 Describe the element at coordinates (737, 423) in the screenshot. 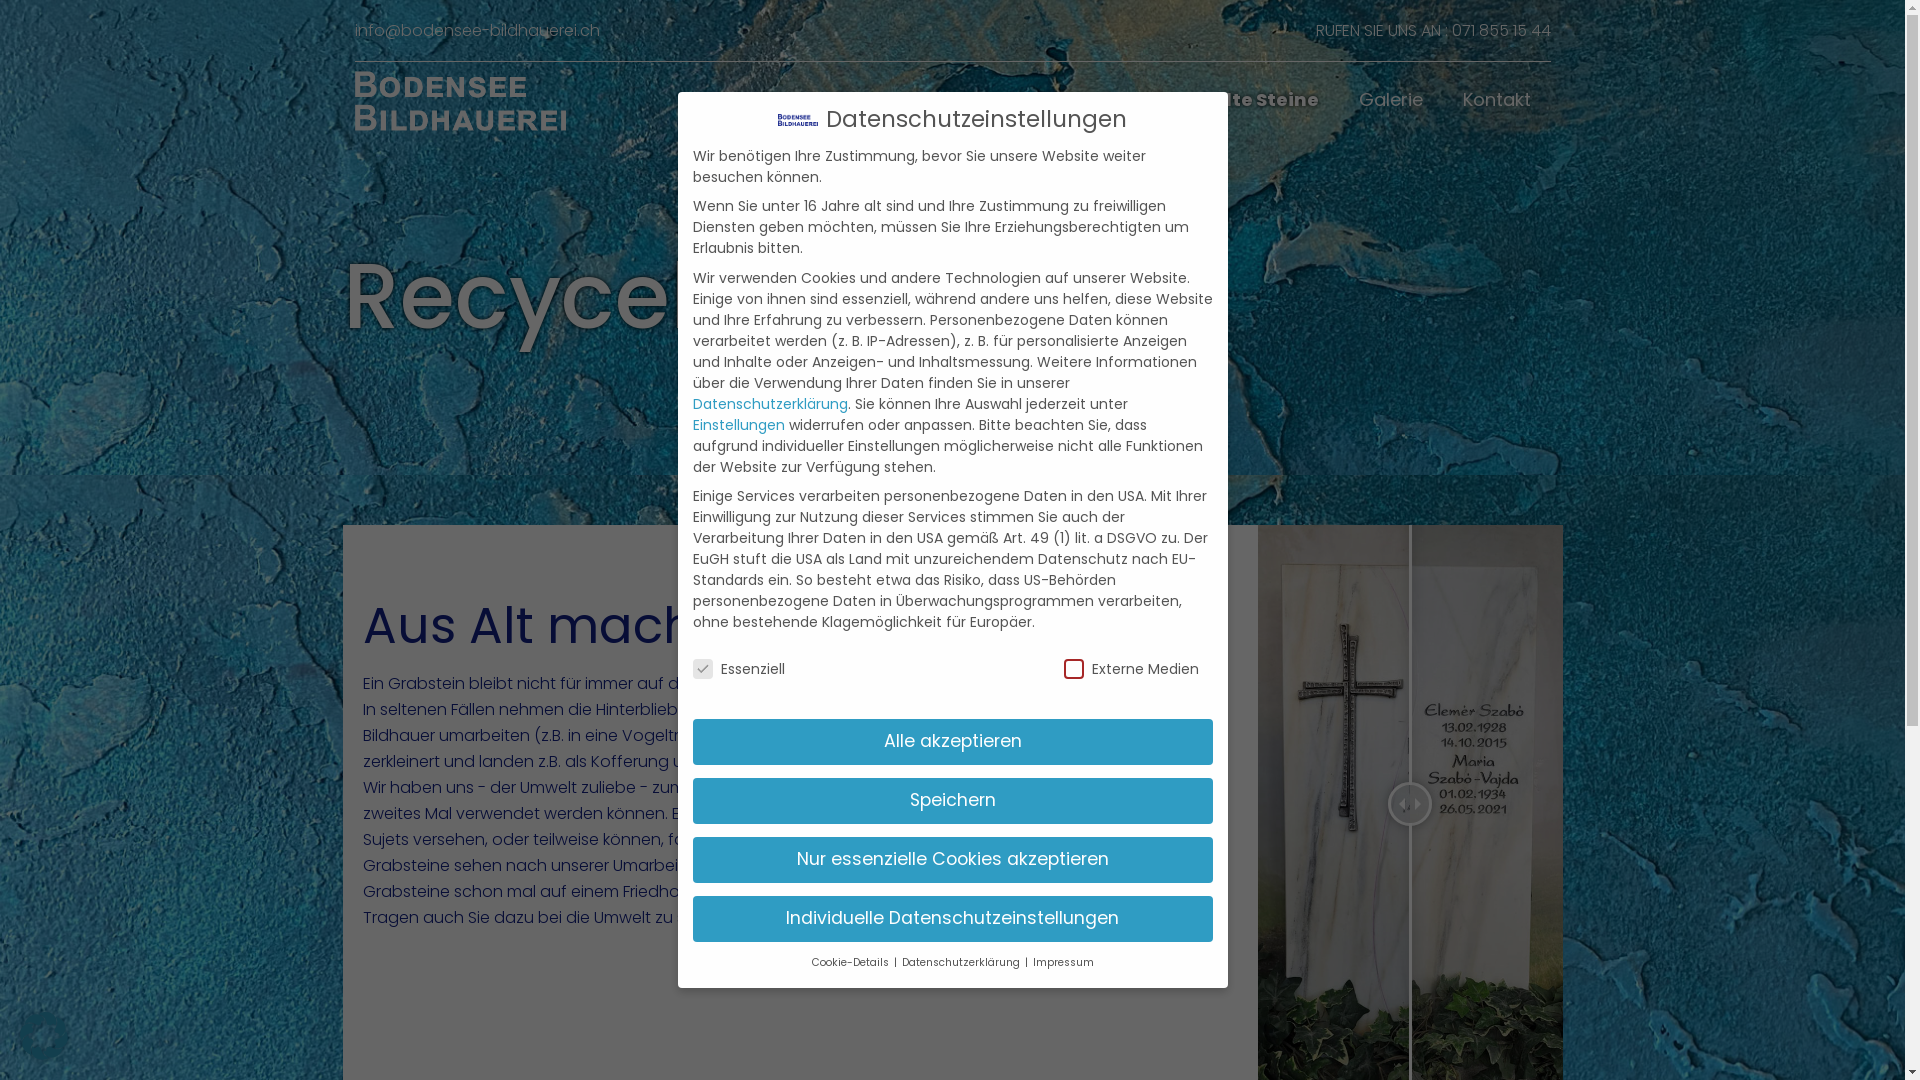

I see `'Einstellungen'` at that location.